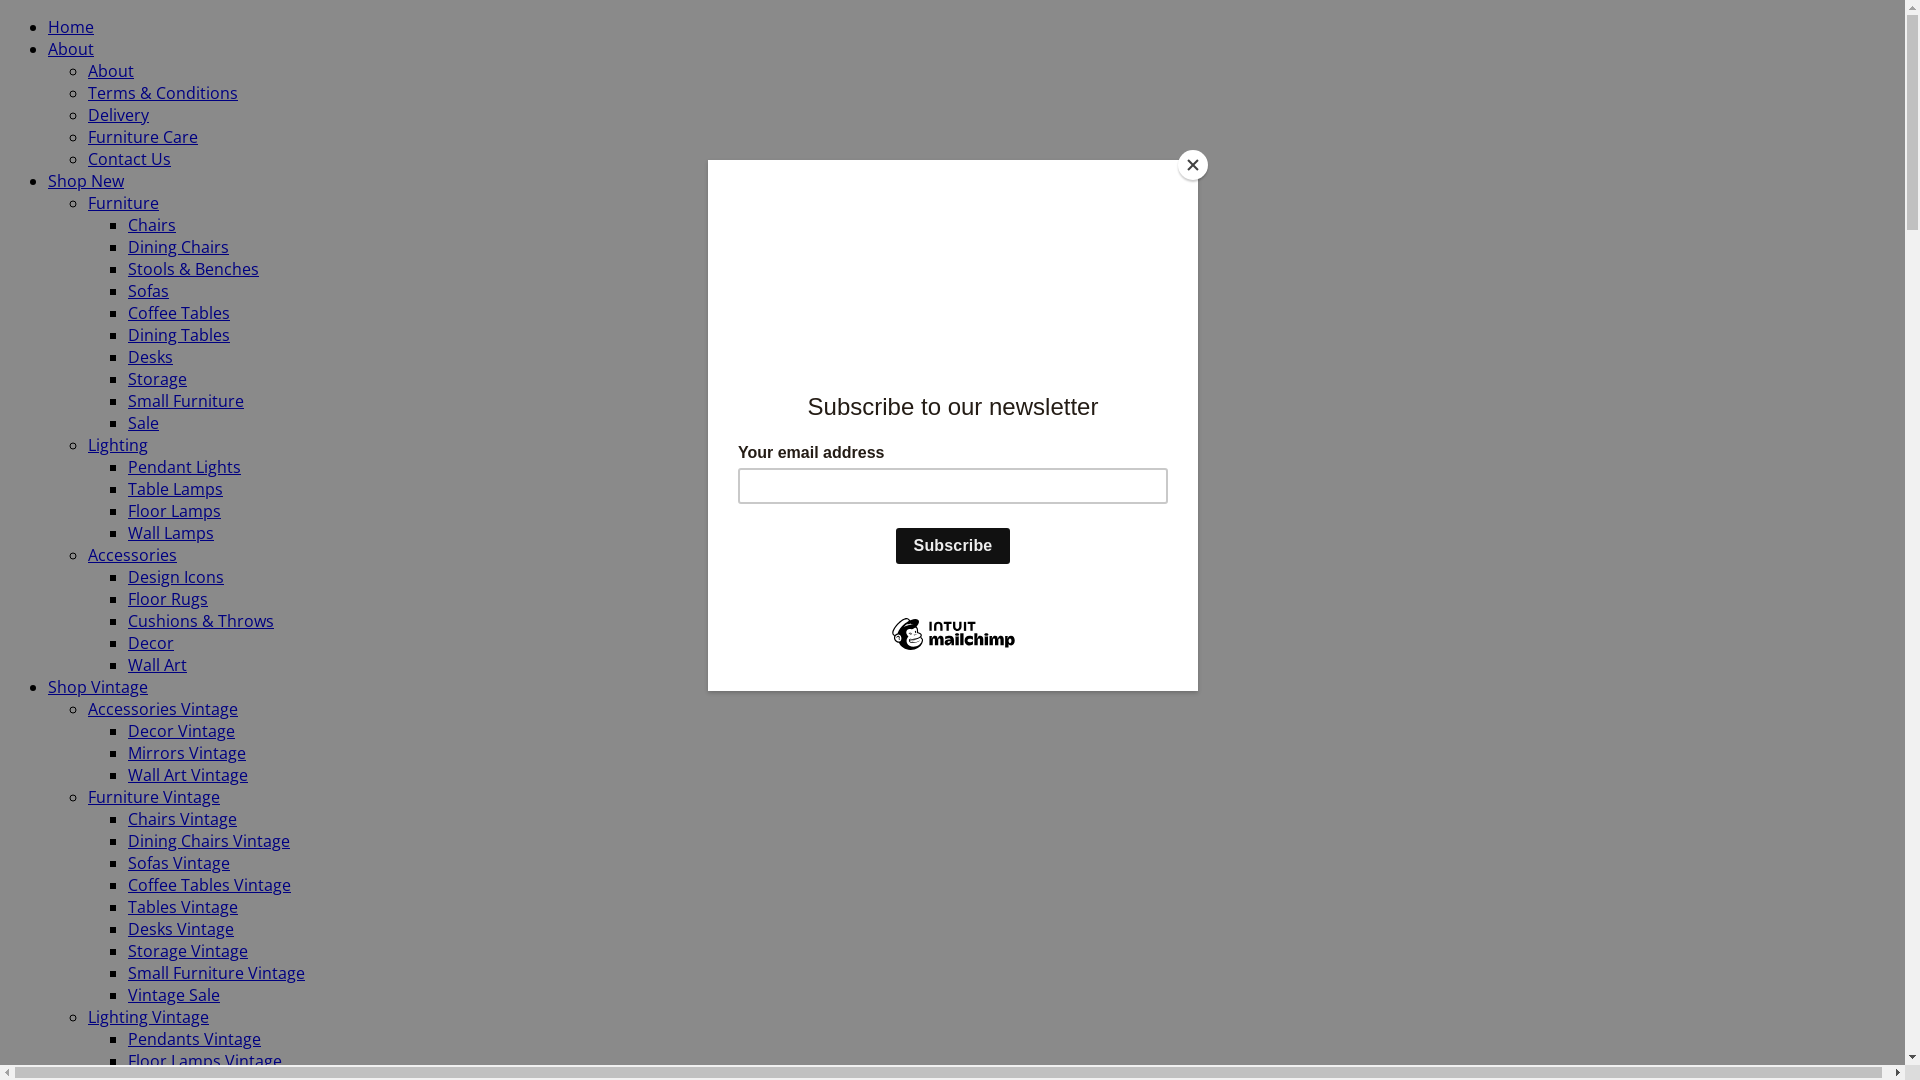  I want to click on 'Floor Lamps', so click(174, 509).